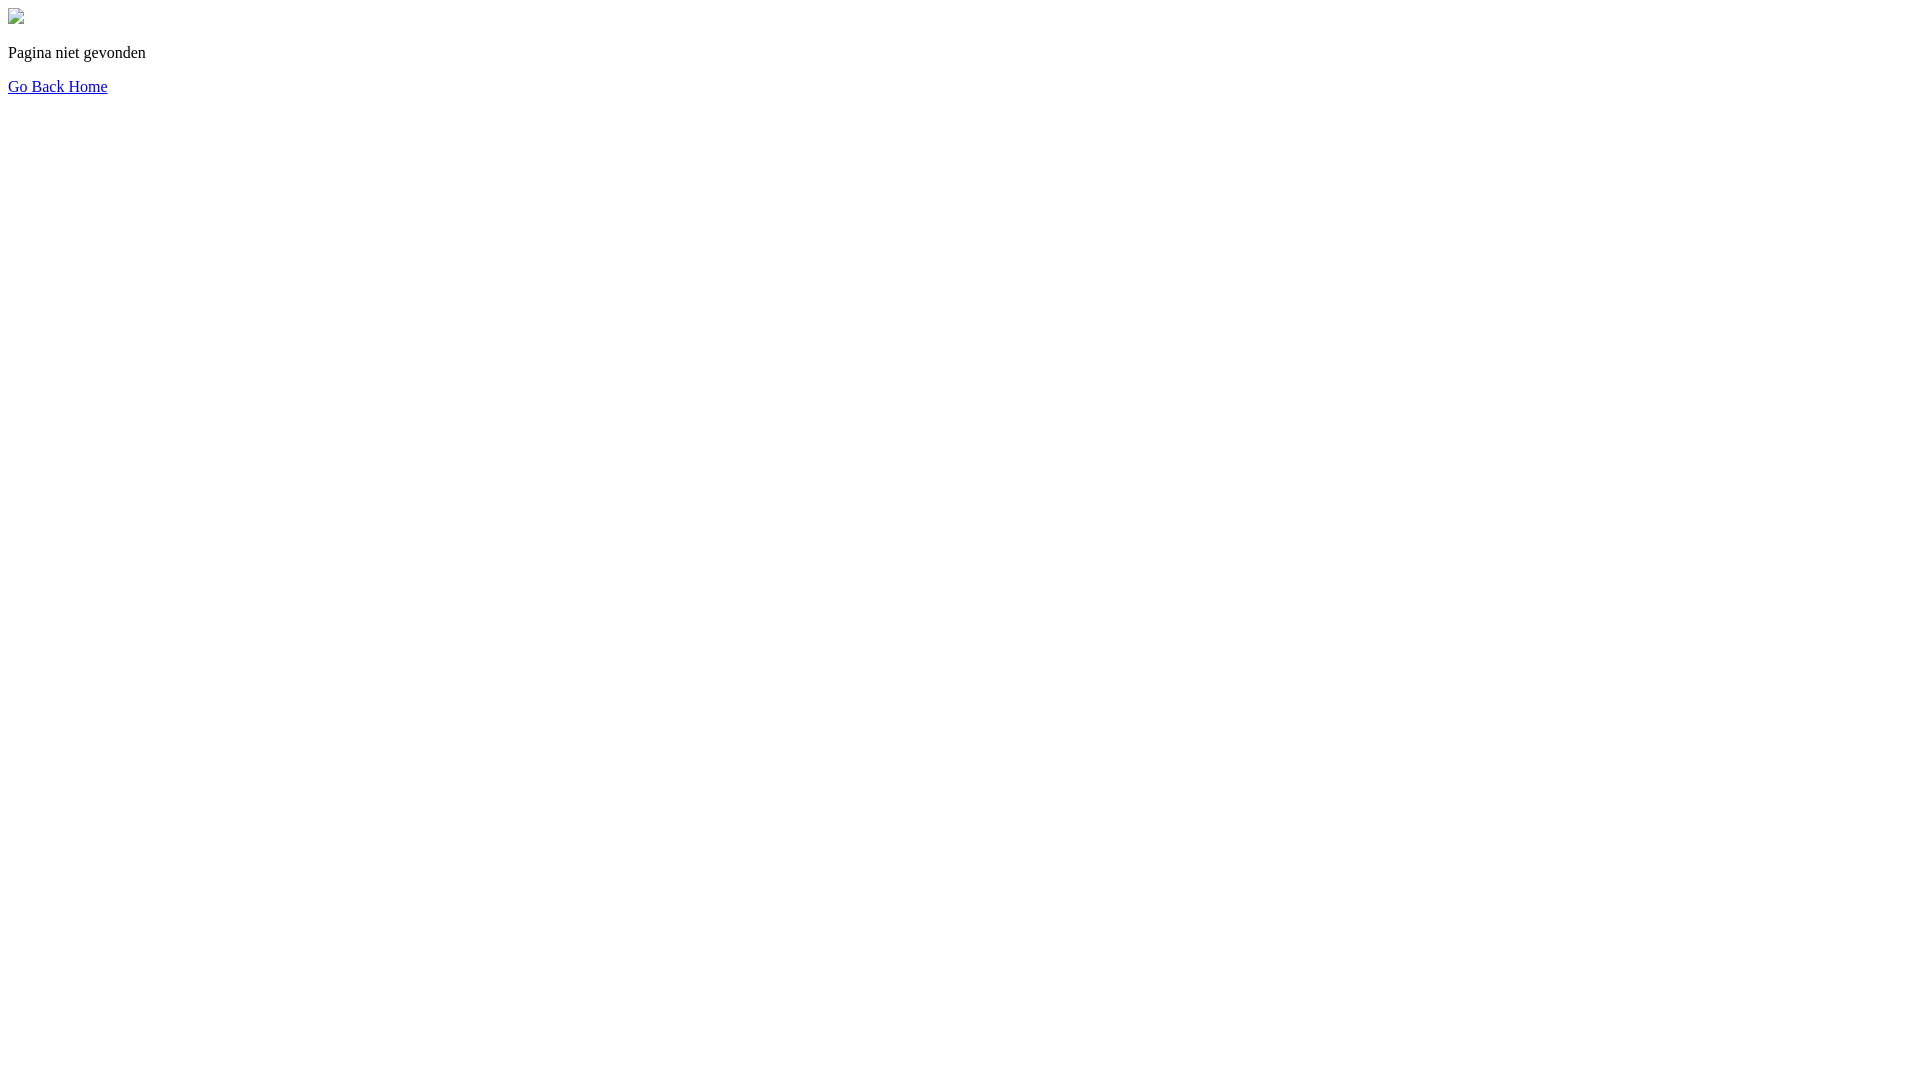  Describe the element at coordinates (8, 85) in the screenshot. I see `'Go Back Home'` at that location.